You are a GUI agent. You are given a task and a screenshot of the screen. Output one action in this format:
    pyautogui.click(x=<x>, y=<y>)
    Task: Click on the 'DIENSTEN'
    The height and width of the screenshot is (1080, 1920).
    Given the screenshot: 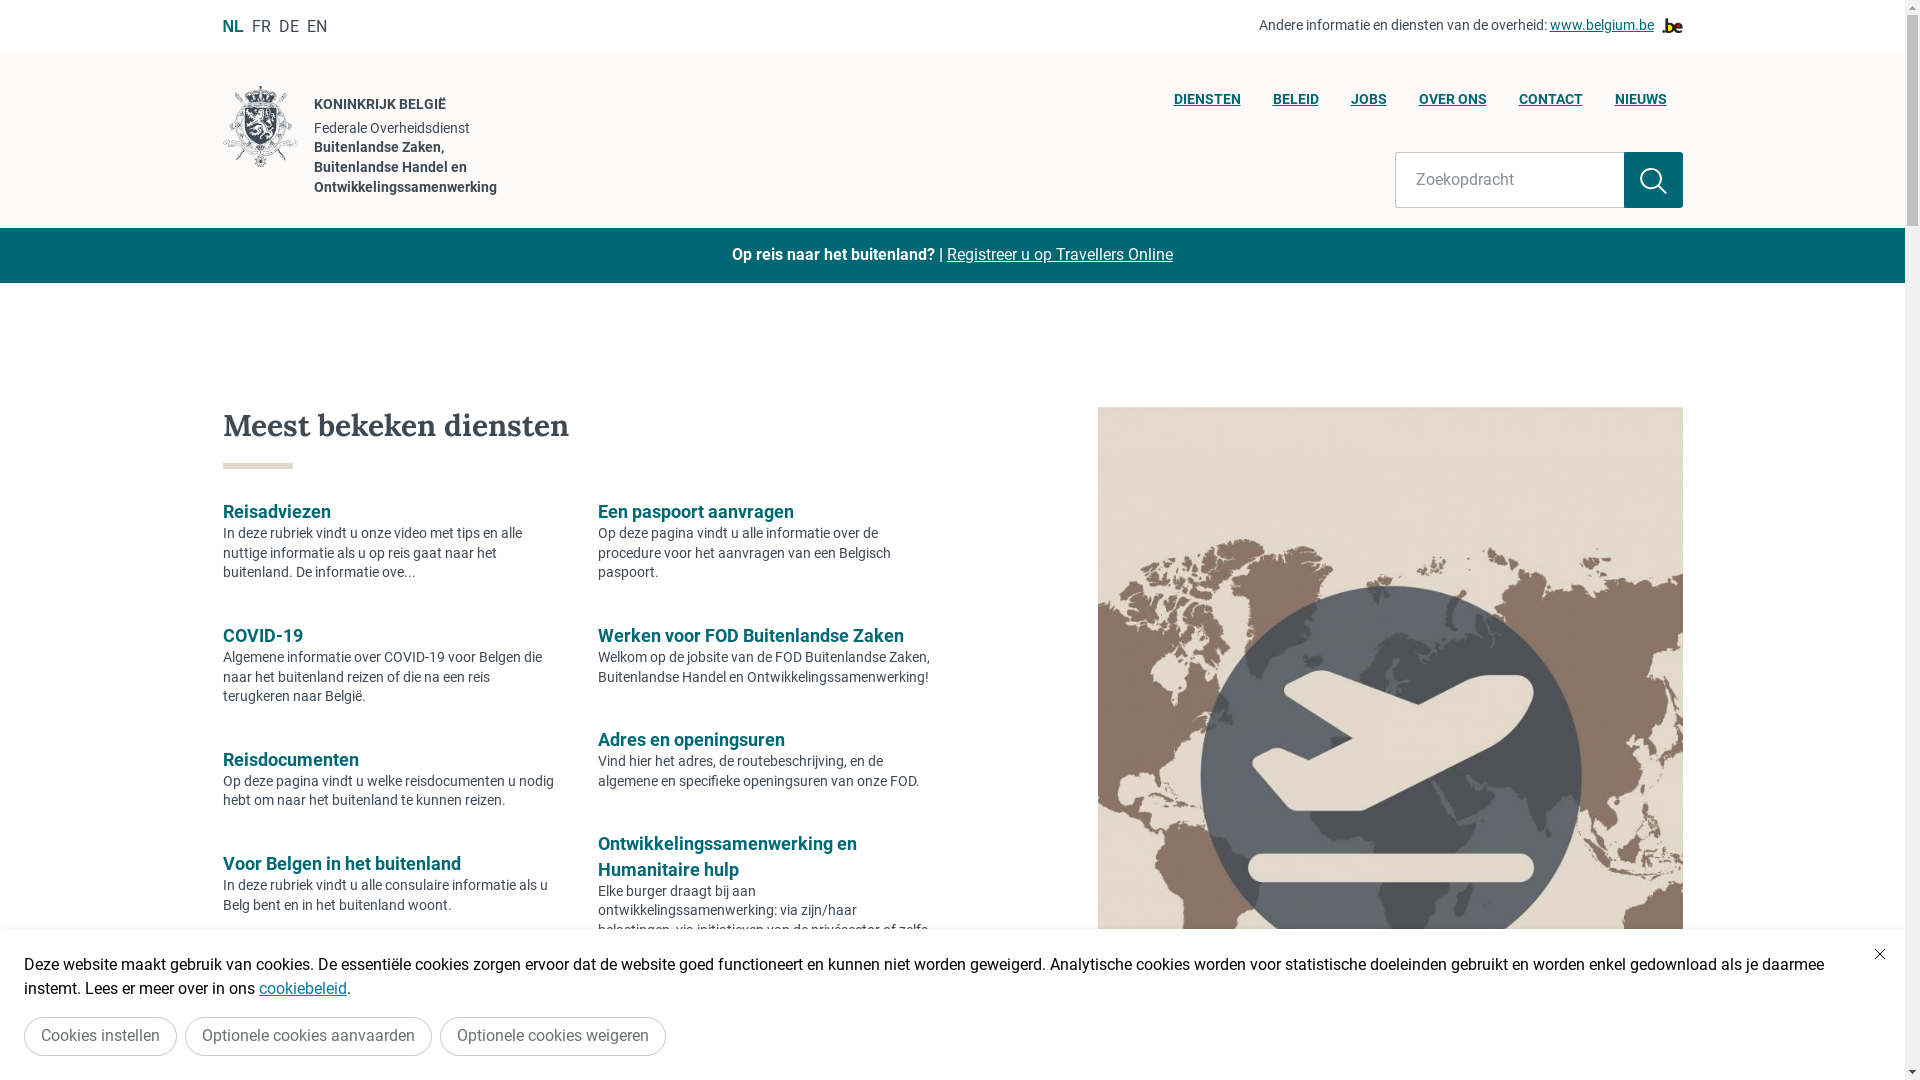 What is the action you would take?
    pyautogui.click(x=1206, y=104)
    